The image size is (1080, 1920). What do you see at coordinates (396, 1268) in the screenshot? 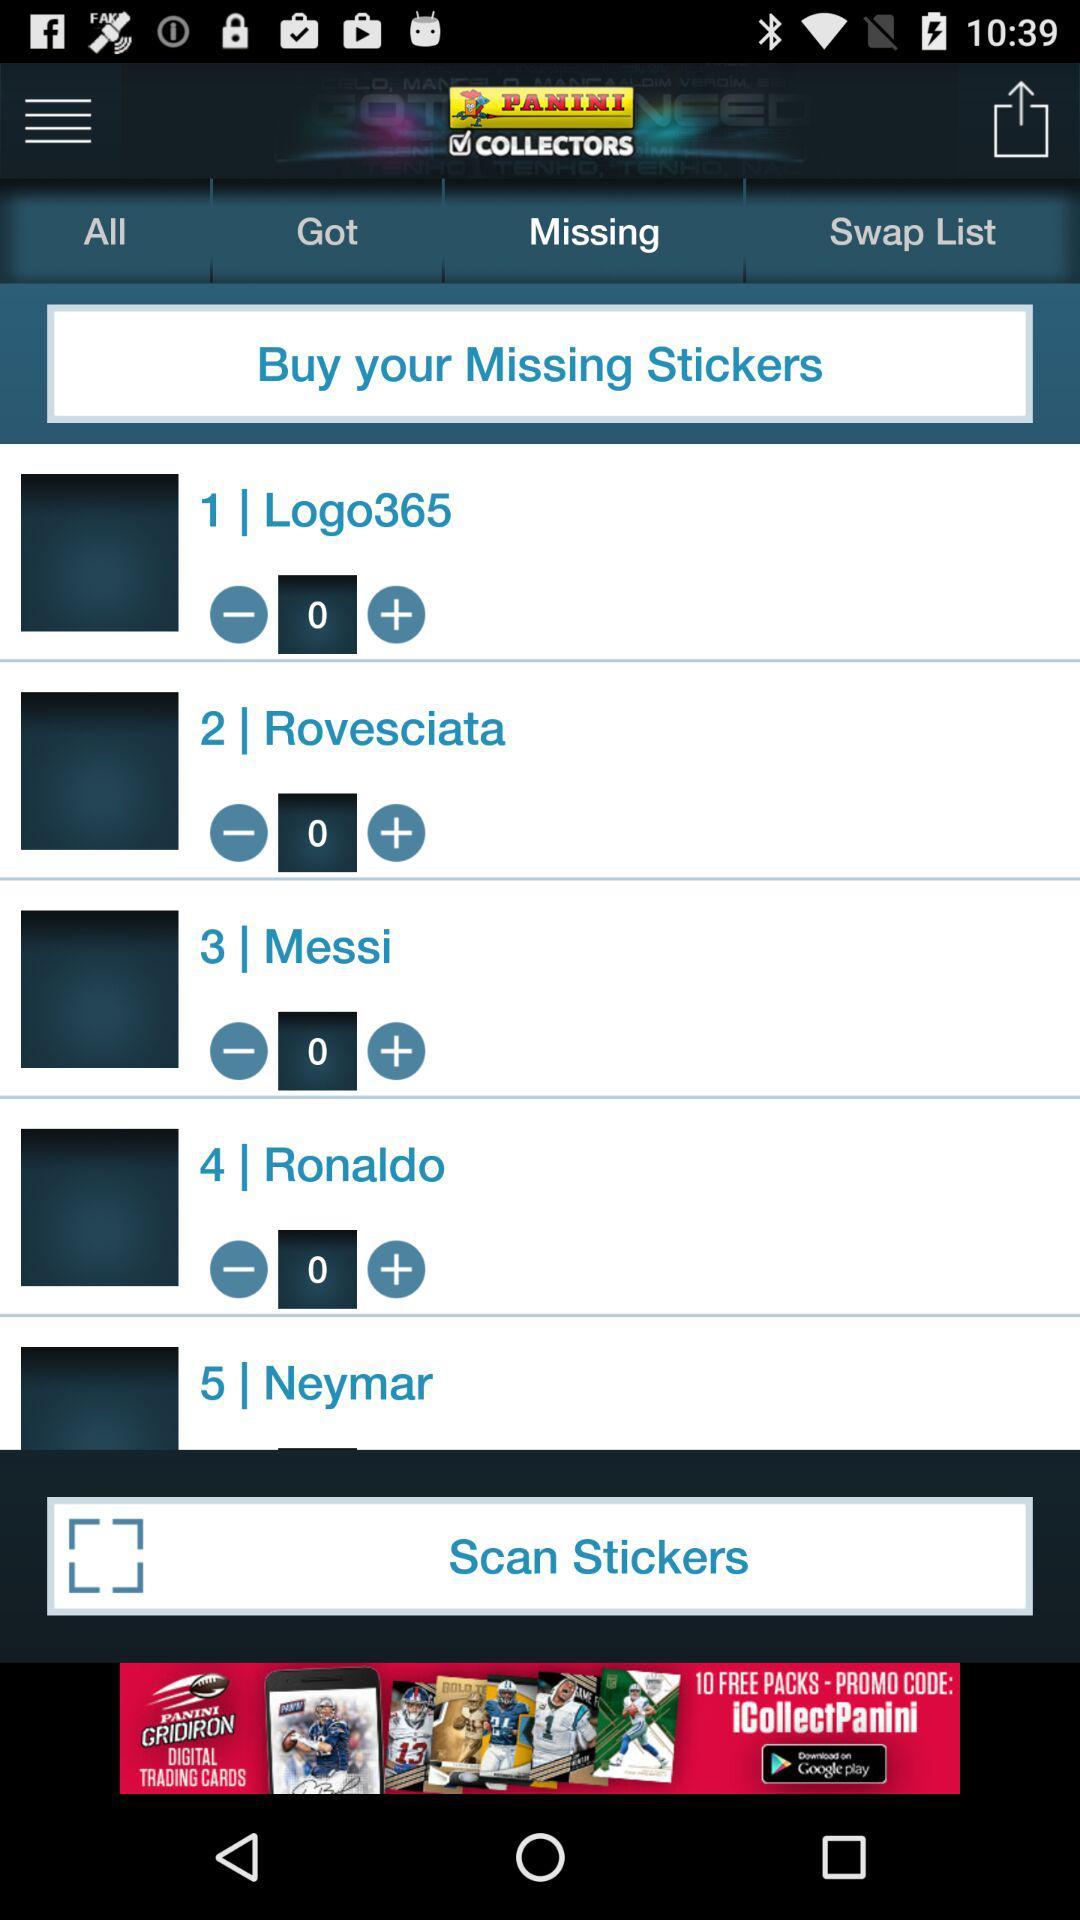
I see `button add` at bounding box center [396, 1268].